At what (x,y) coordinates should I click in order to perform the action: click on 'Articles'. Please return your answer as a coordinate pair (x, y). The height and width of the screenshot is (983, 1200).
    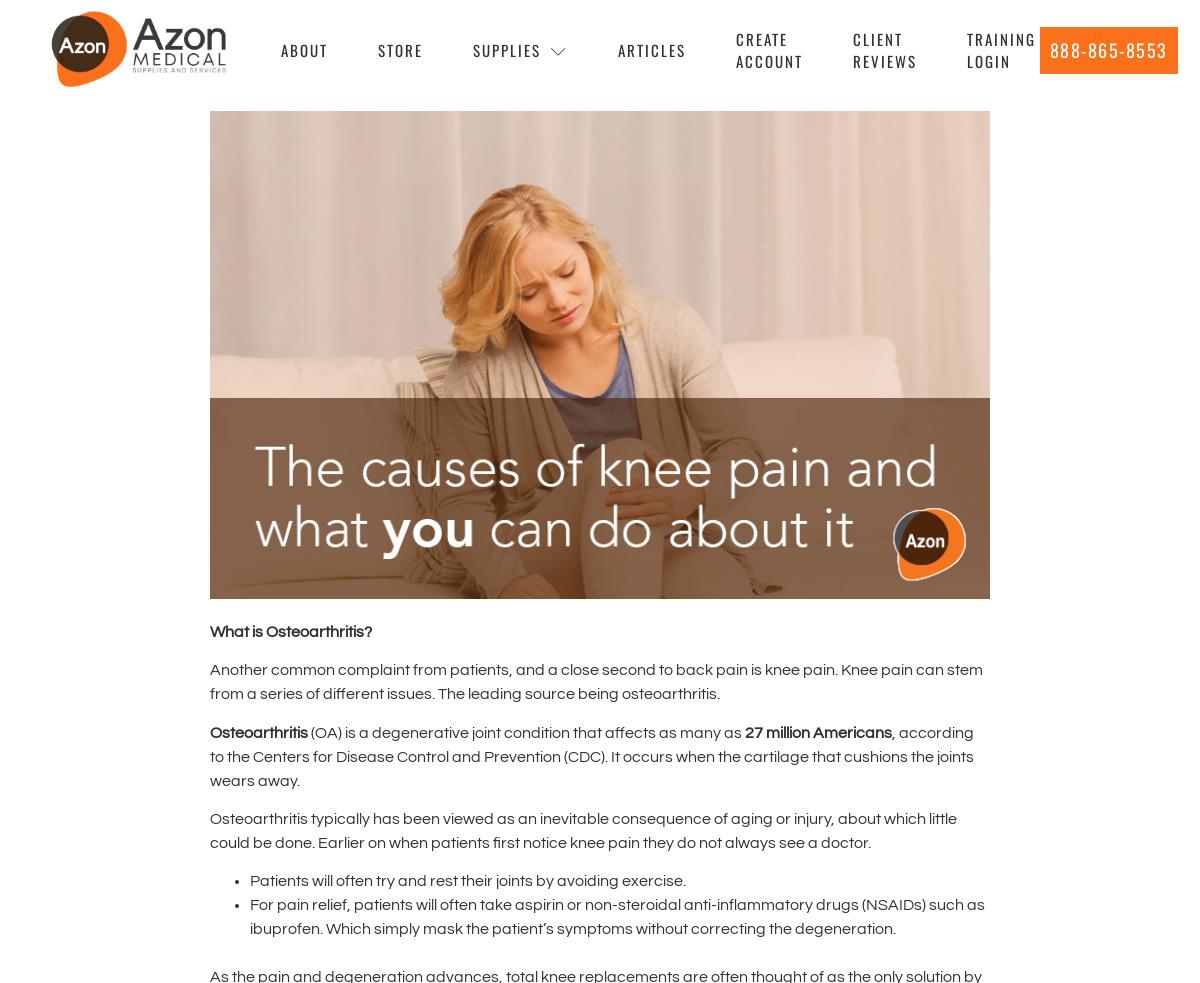
    Looking at the image, I should click on (651, 47).